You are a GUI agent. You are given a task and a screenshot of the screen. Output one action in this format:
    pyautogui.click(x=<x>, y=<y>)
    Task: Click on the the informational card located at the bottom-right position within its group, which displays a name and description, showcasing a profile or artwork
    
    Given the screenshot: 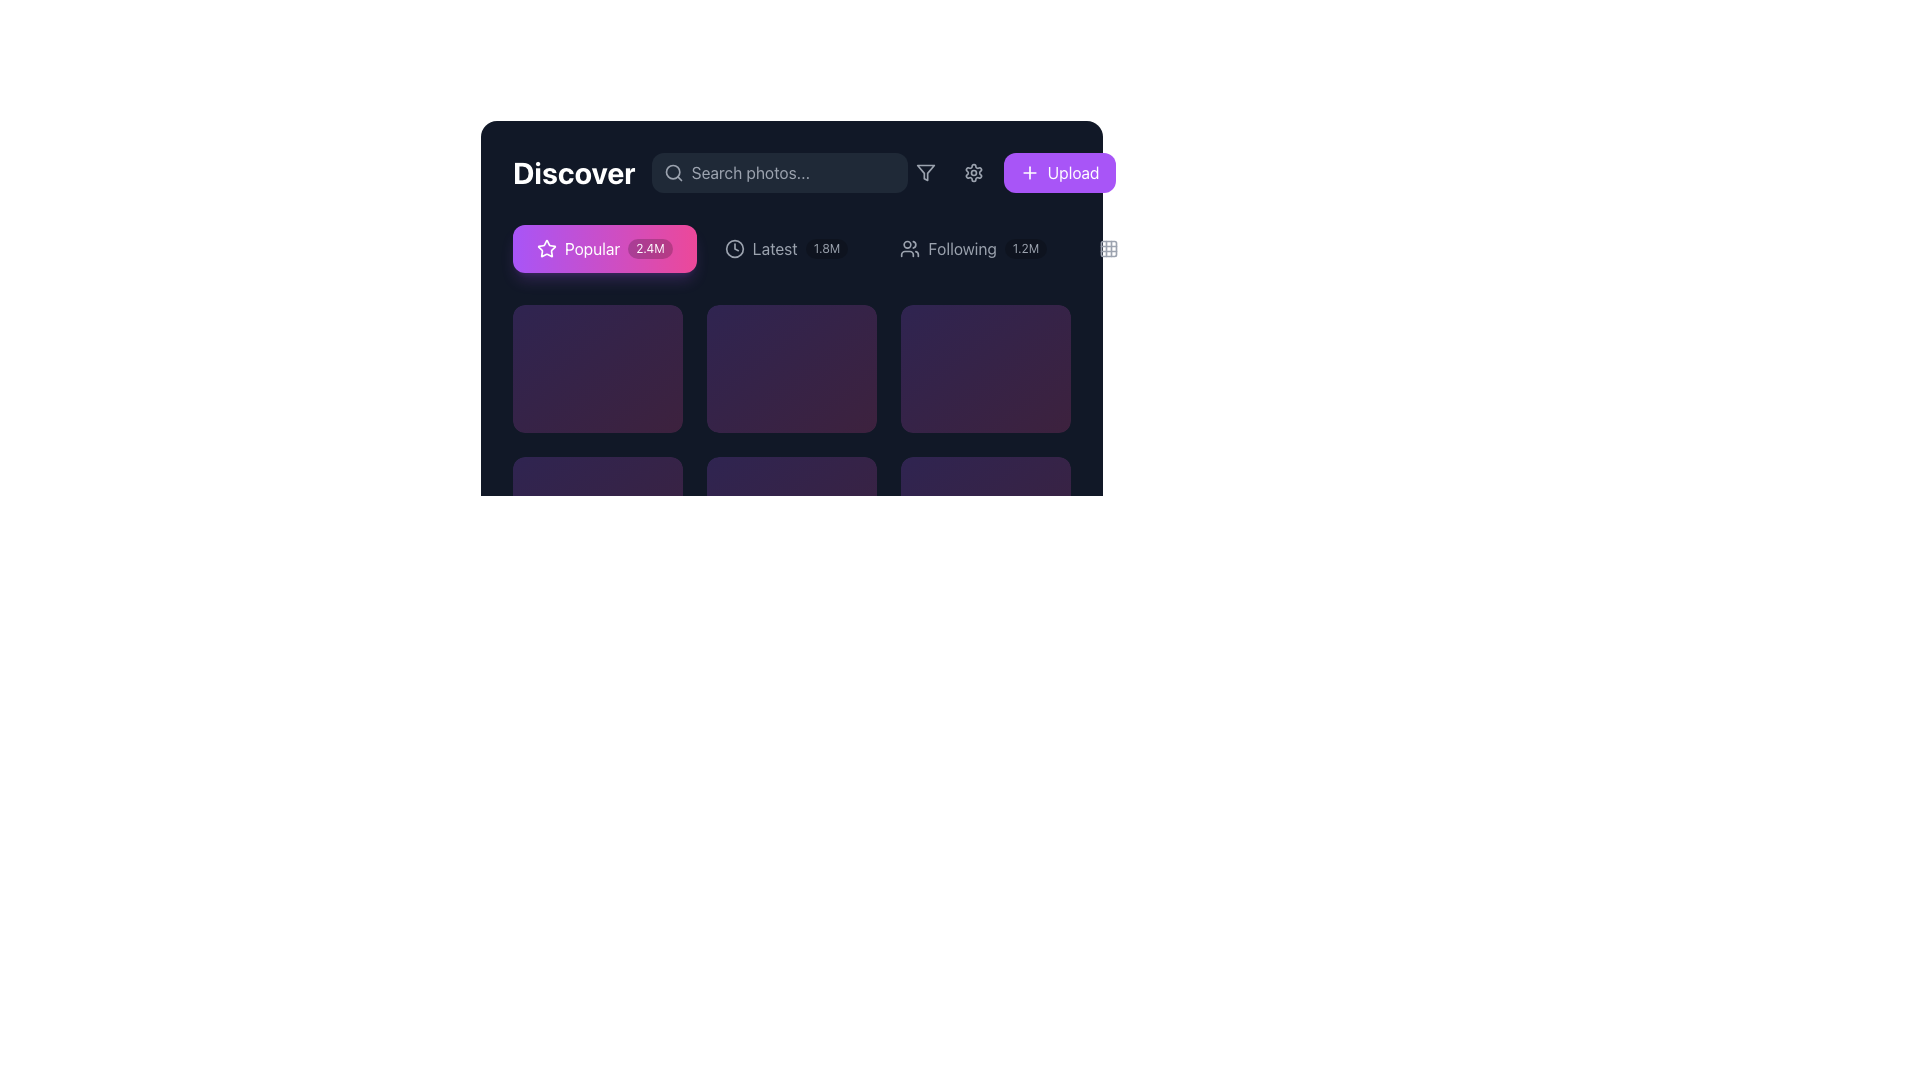 What is the action you would take?
    pyautogui.click(x=985, y=482)
    